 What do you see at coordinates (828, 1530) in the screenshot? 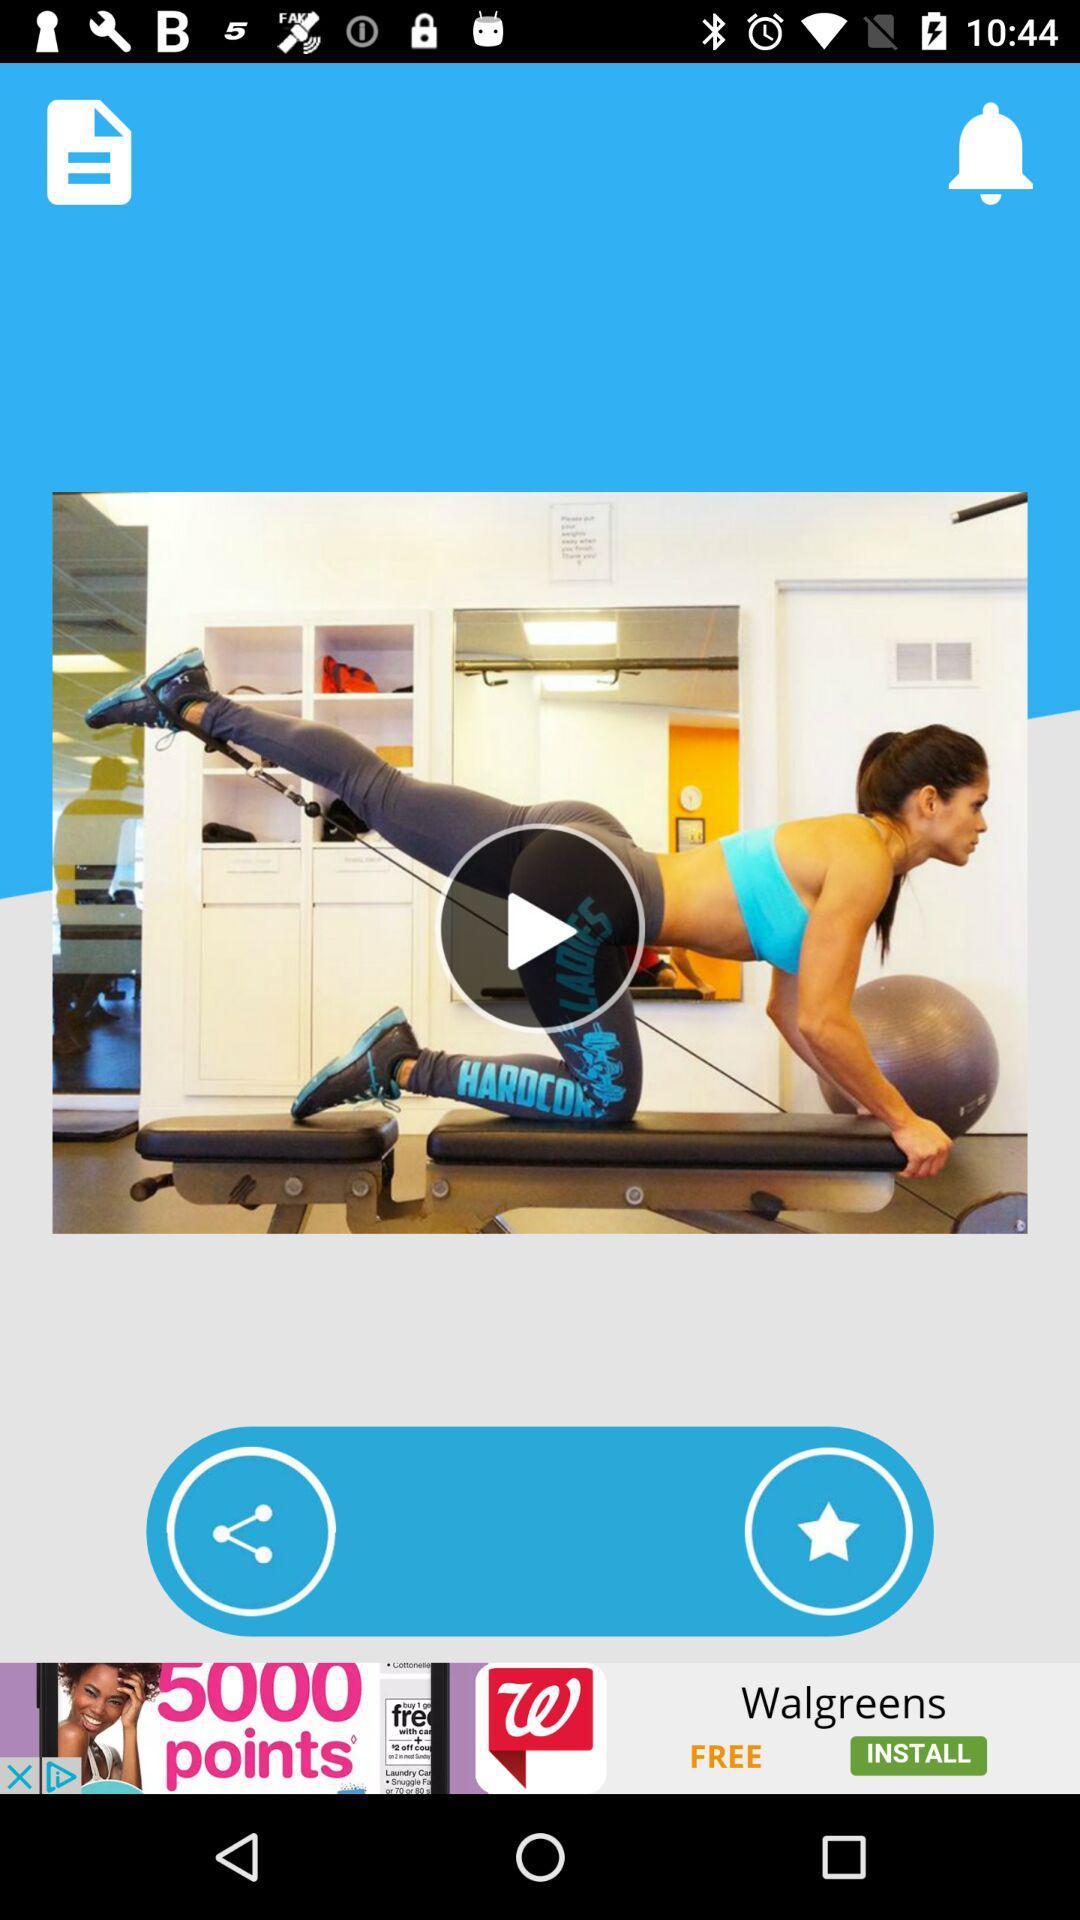
I see `favourite` at bounding box center [828, 1530].